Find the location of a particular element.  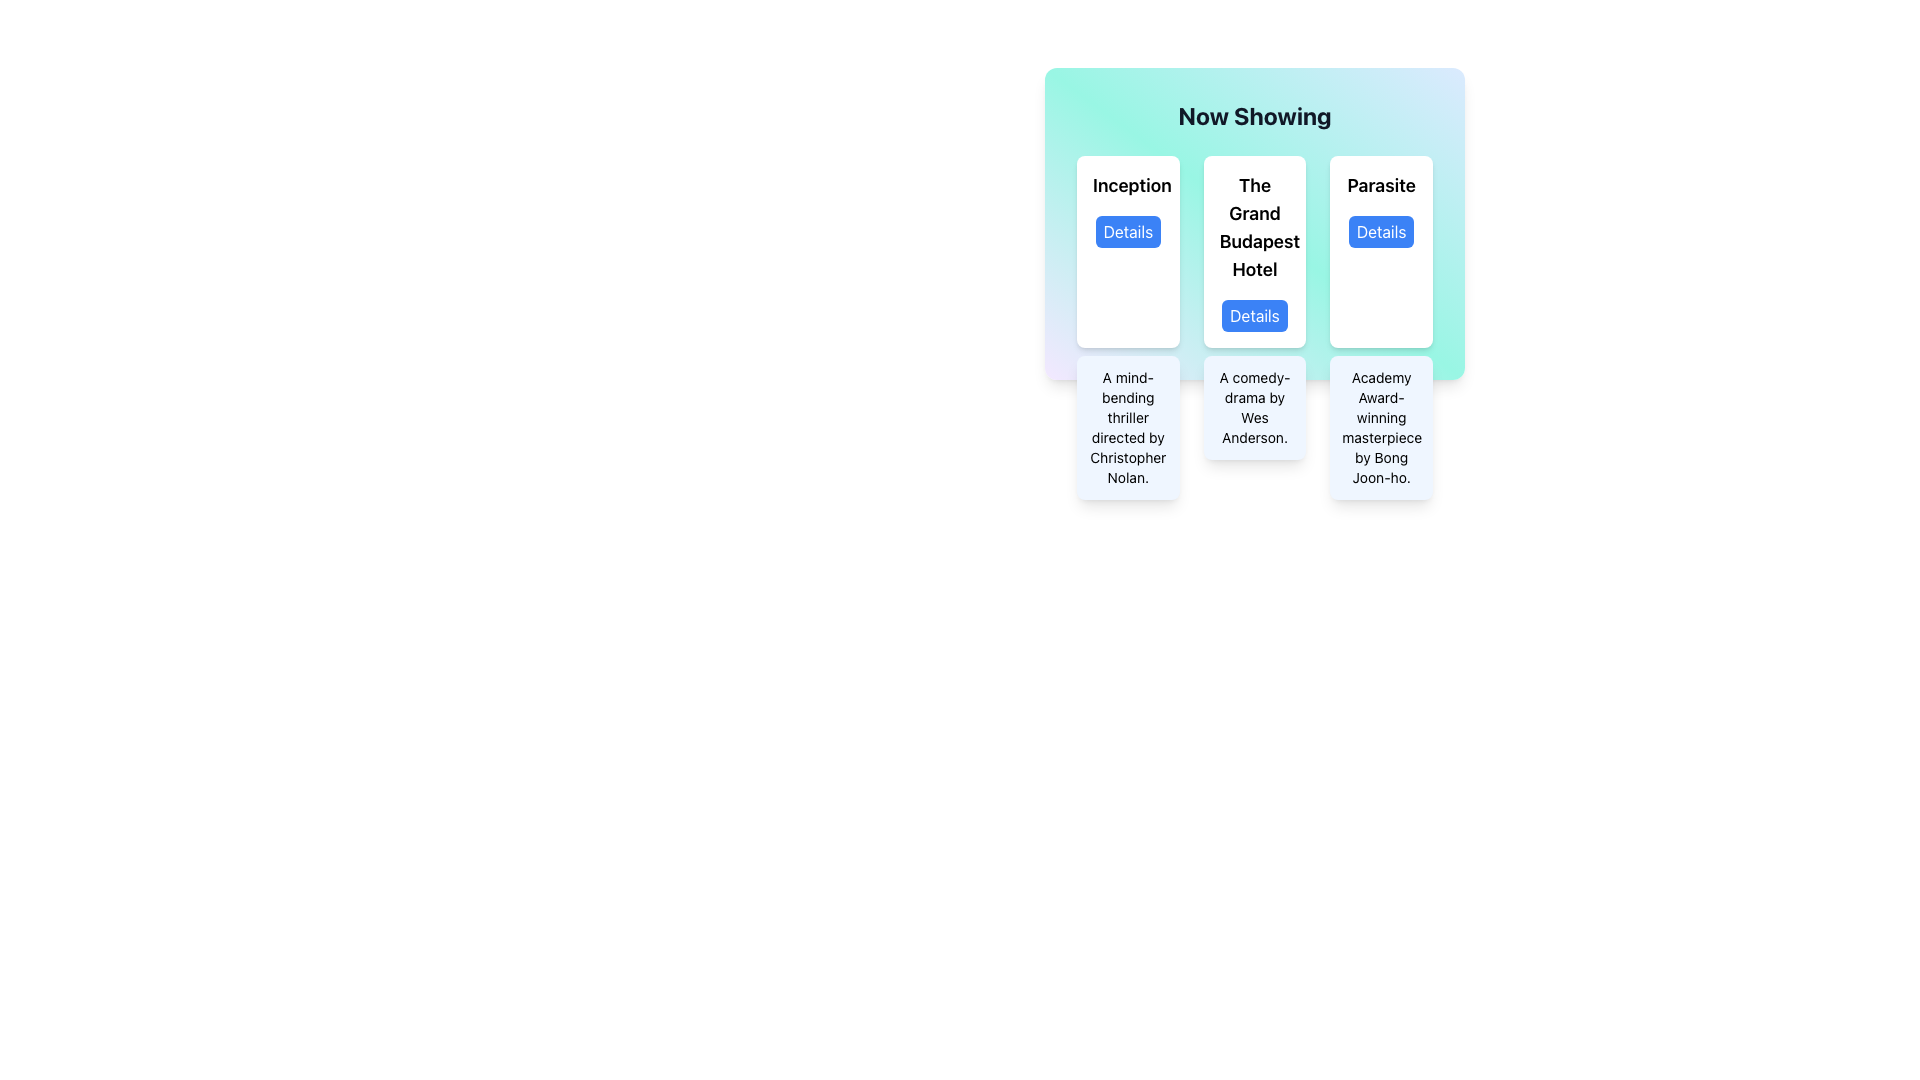

the text header element displaying 'Now Showing', which is styled in bold black font against a gradient background is located at coordinates (1253, 115).